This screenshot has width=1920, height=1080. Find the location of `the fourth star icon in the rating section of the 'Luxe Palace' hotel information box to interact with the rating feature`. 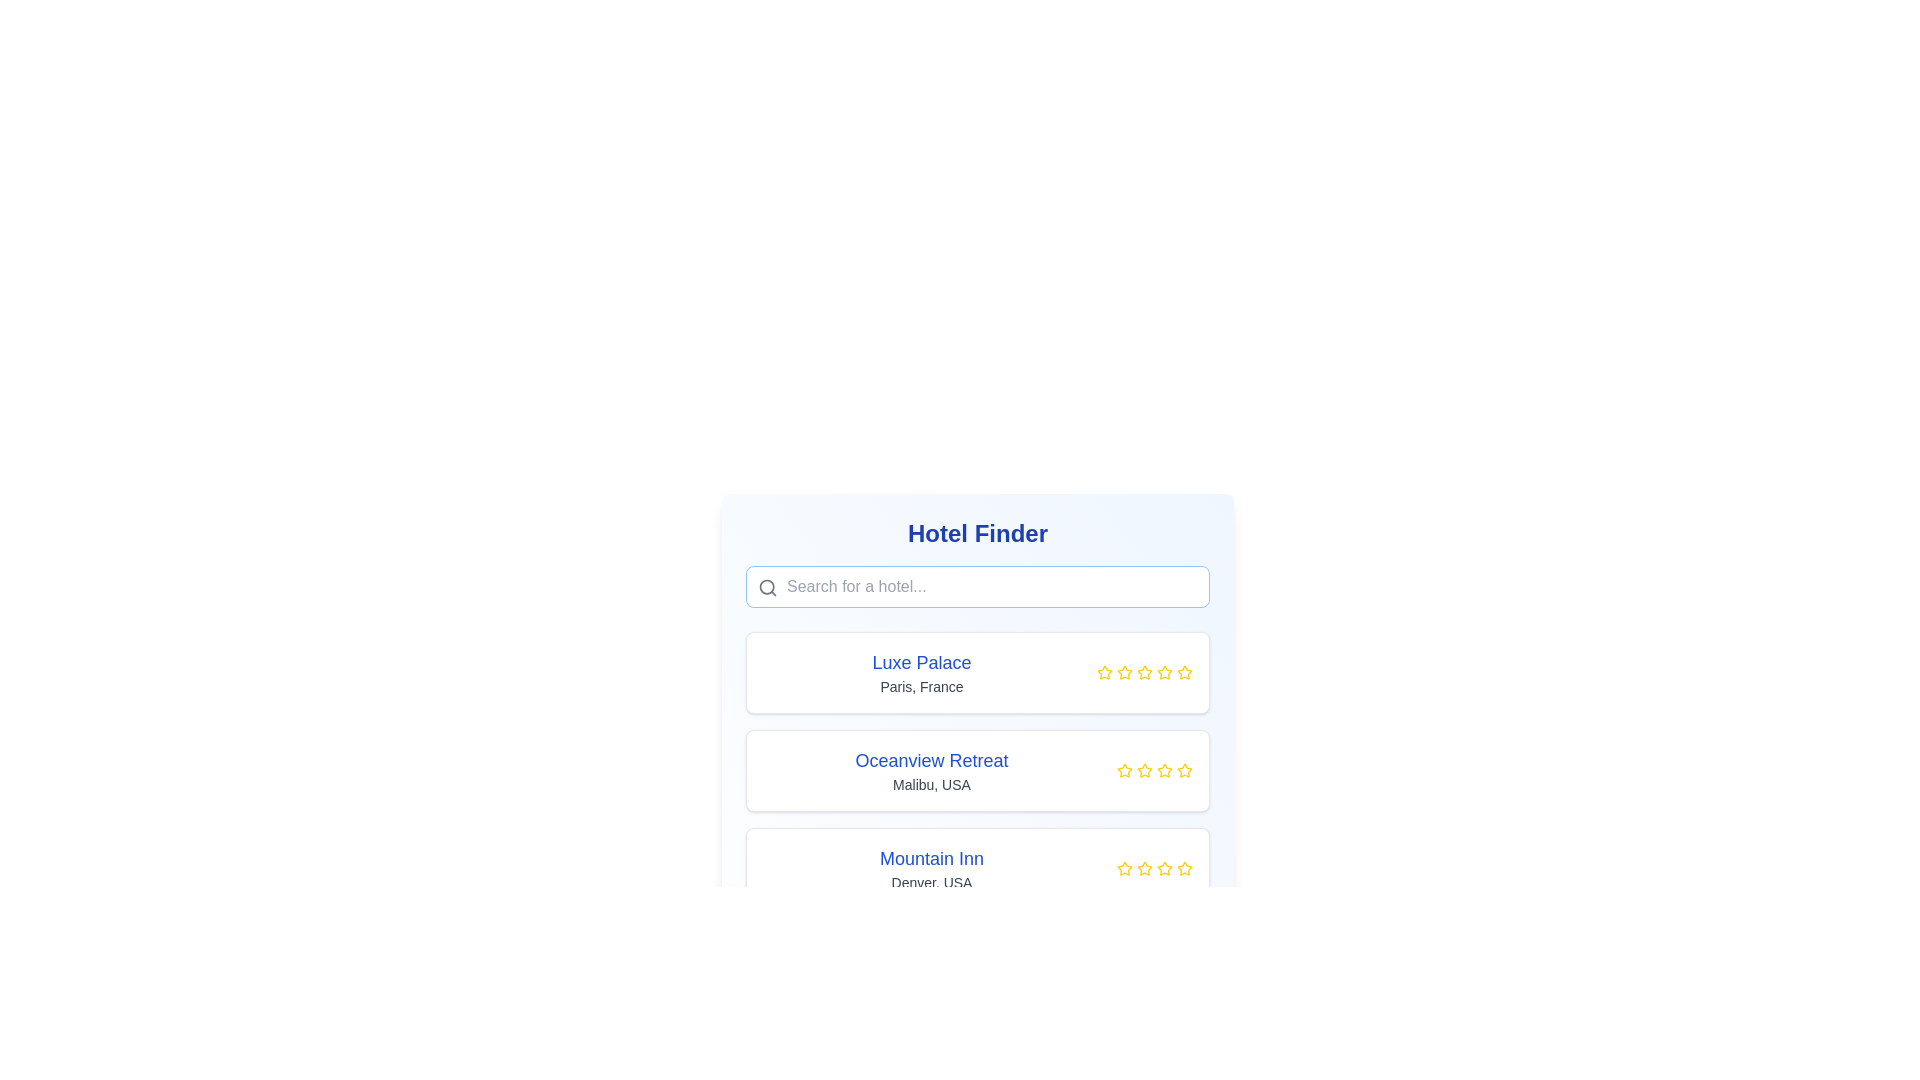

the fourth star icon in the rating section of the 'Luxe Palace' hotel information box to interact with the rating feature is located at coordinates (1185, 672).